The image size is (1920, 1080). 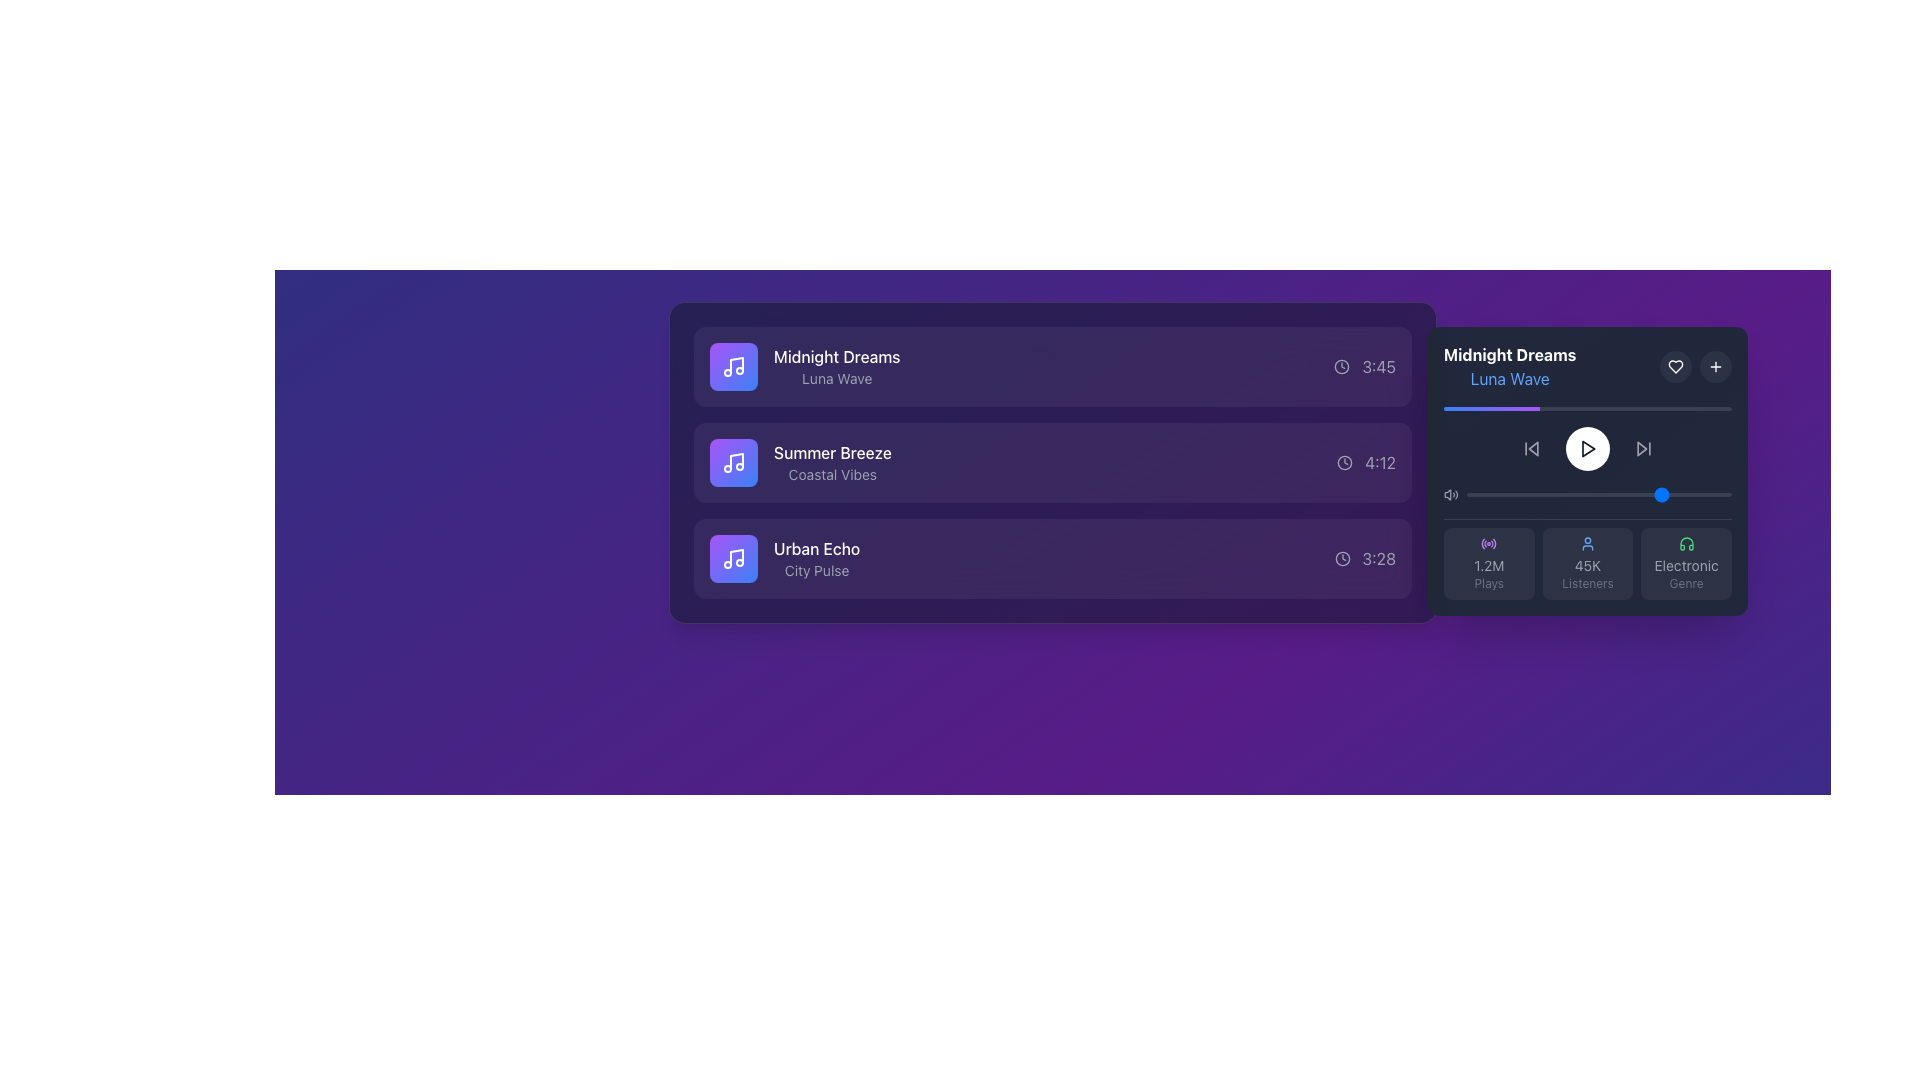 What do you see at coordinates (1675, 366) in the screenshot?
I see `the 'like' icon located in the top-right section of the dark-themed information panel next to the title 'Midnight Dreams'` at bounding box center [1675, 366].